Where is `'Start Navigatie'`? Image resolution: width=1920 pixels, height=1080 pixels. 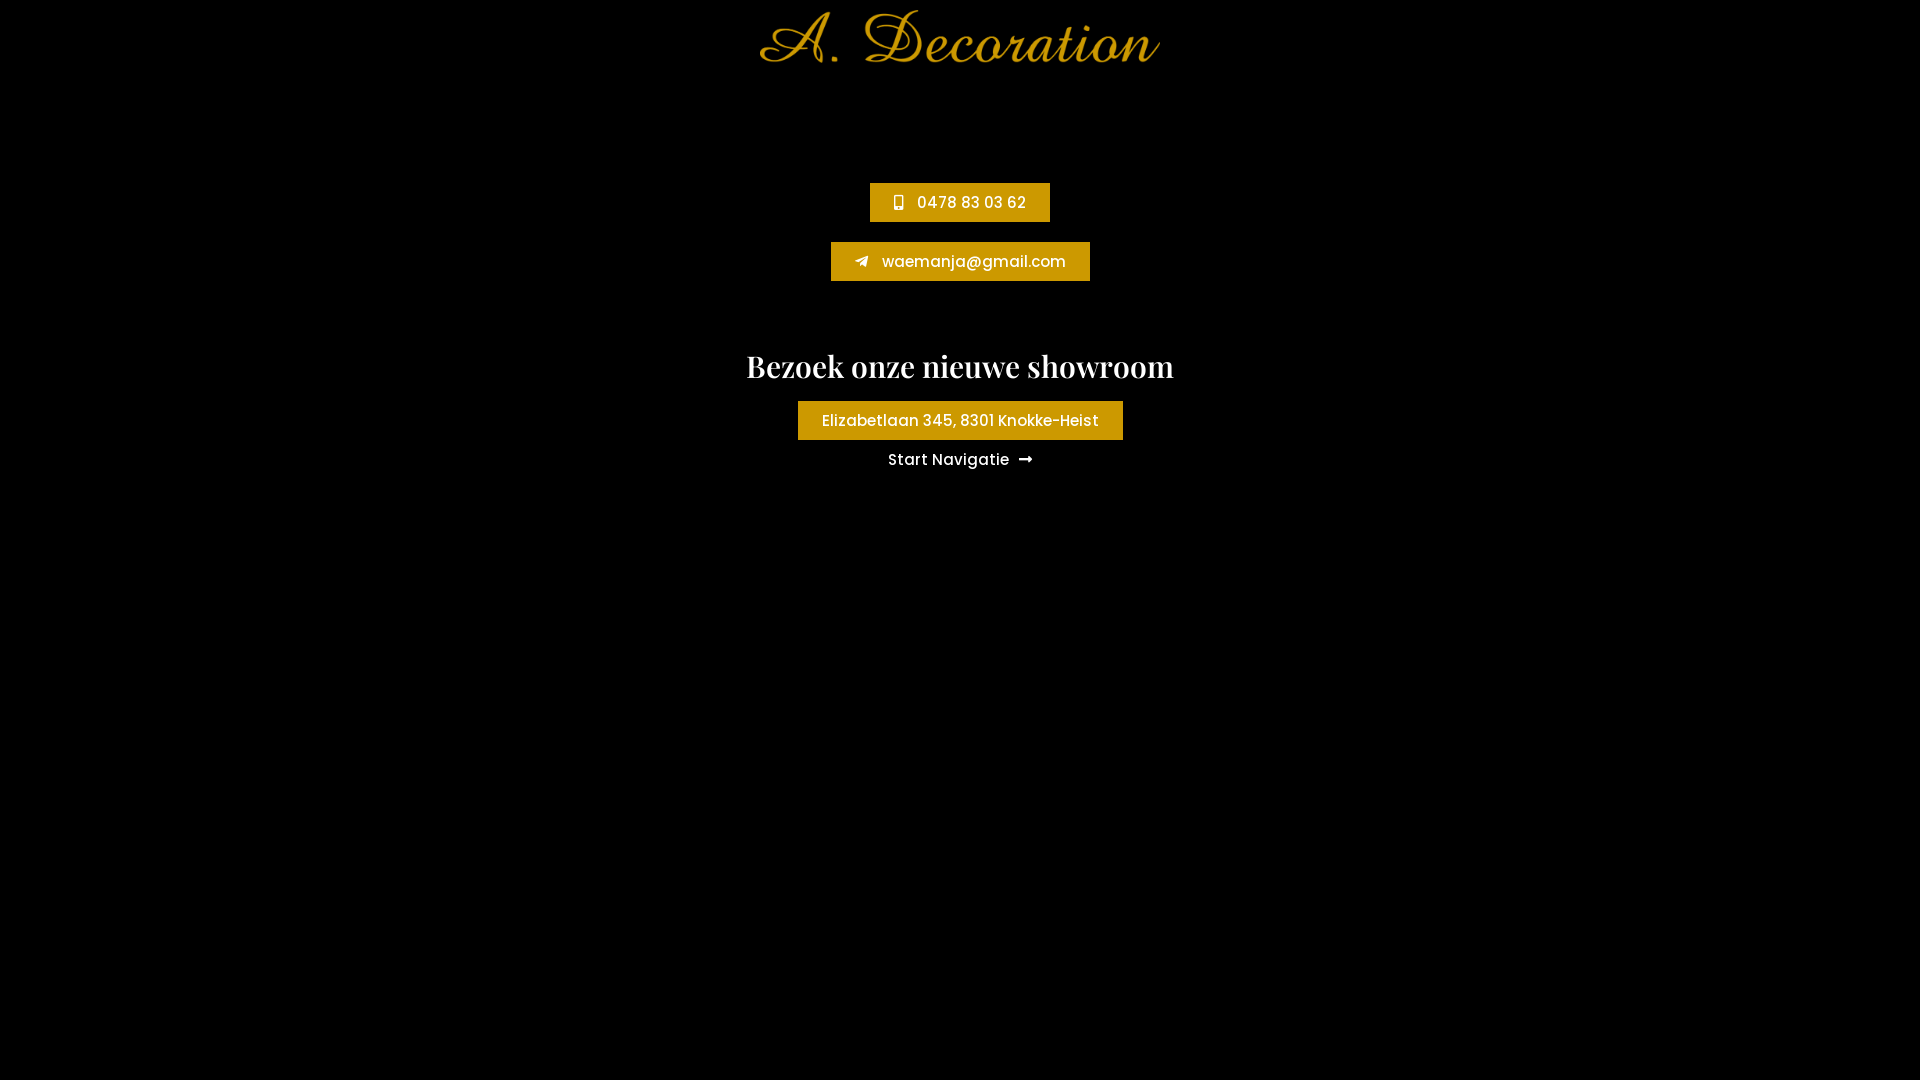 'Start Navigatie' is located at coordinates (960, 459).